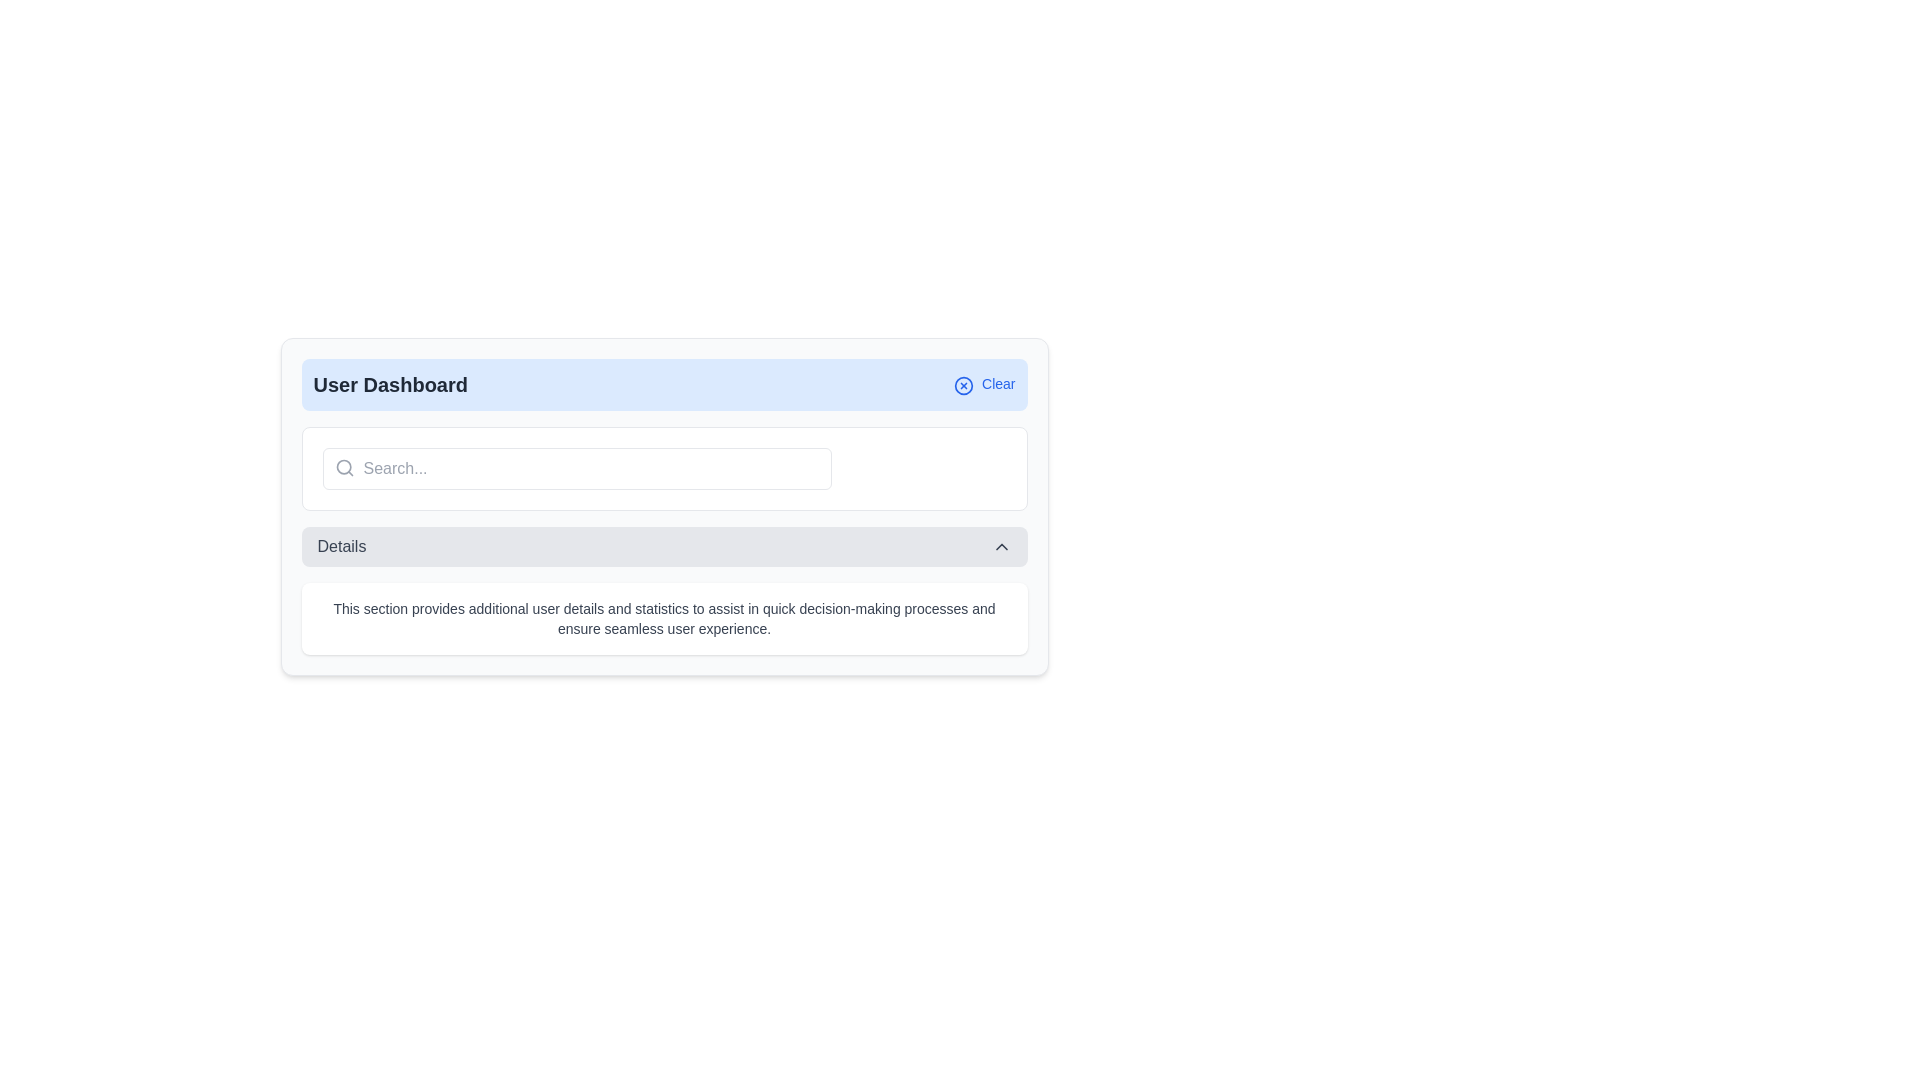  I want to click on the link styled as a button located on the far right of the blue header bar labeled 'User Dashboard', so click(984, 385).